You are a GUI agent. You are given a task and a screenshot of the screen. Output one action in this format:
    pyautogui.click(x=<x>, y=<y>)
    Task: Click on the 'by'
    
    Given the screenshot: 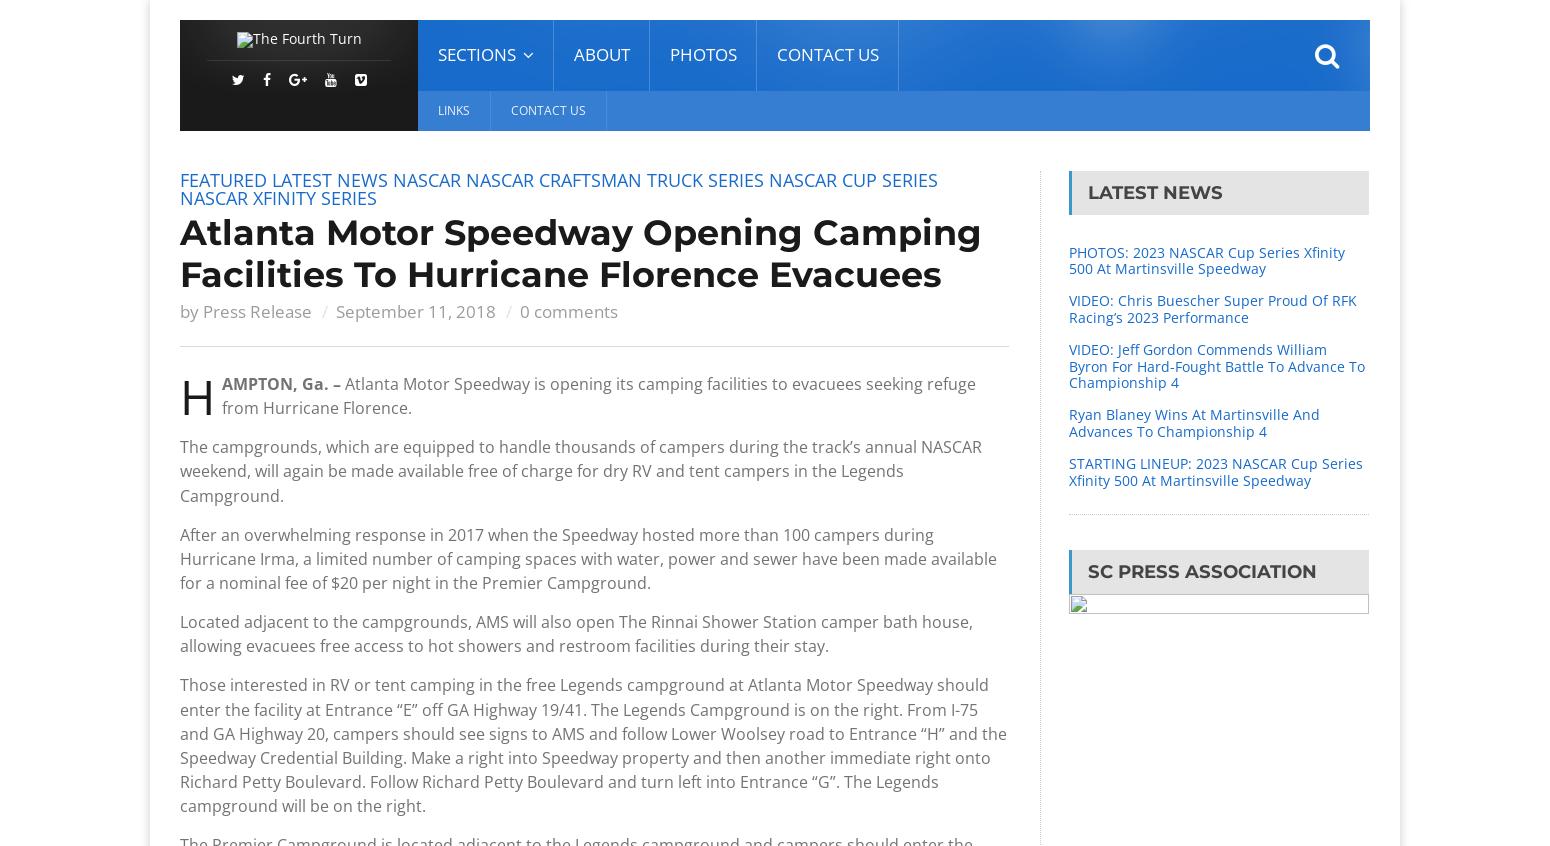 What is the action you would take?
    pyautogui.click(x=178, y=310)
    